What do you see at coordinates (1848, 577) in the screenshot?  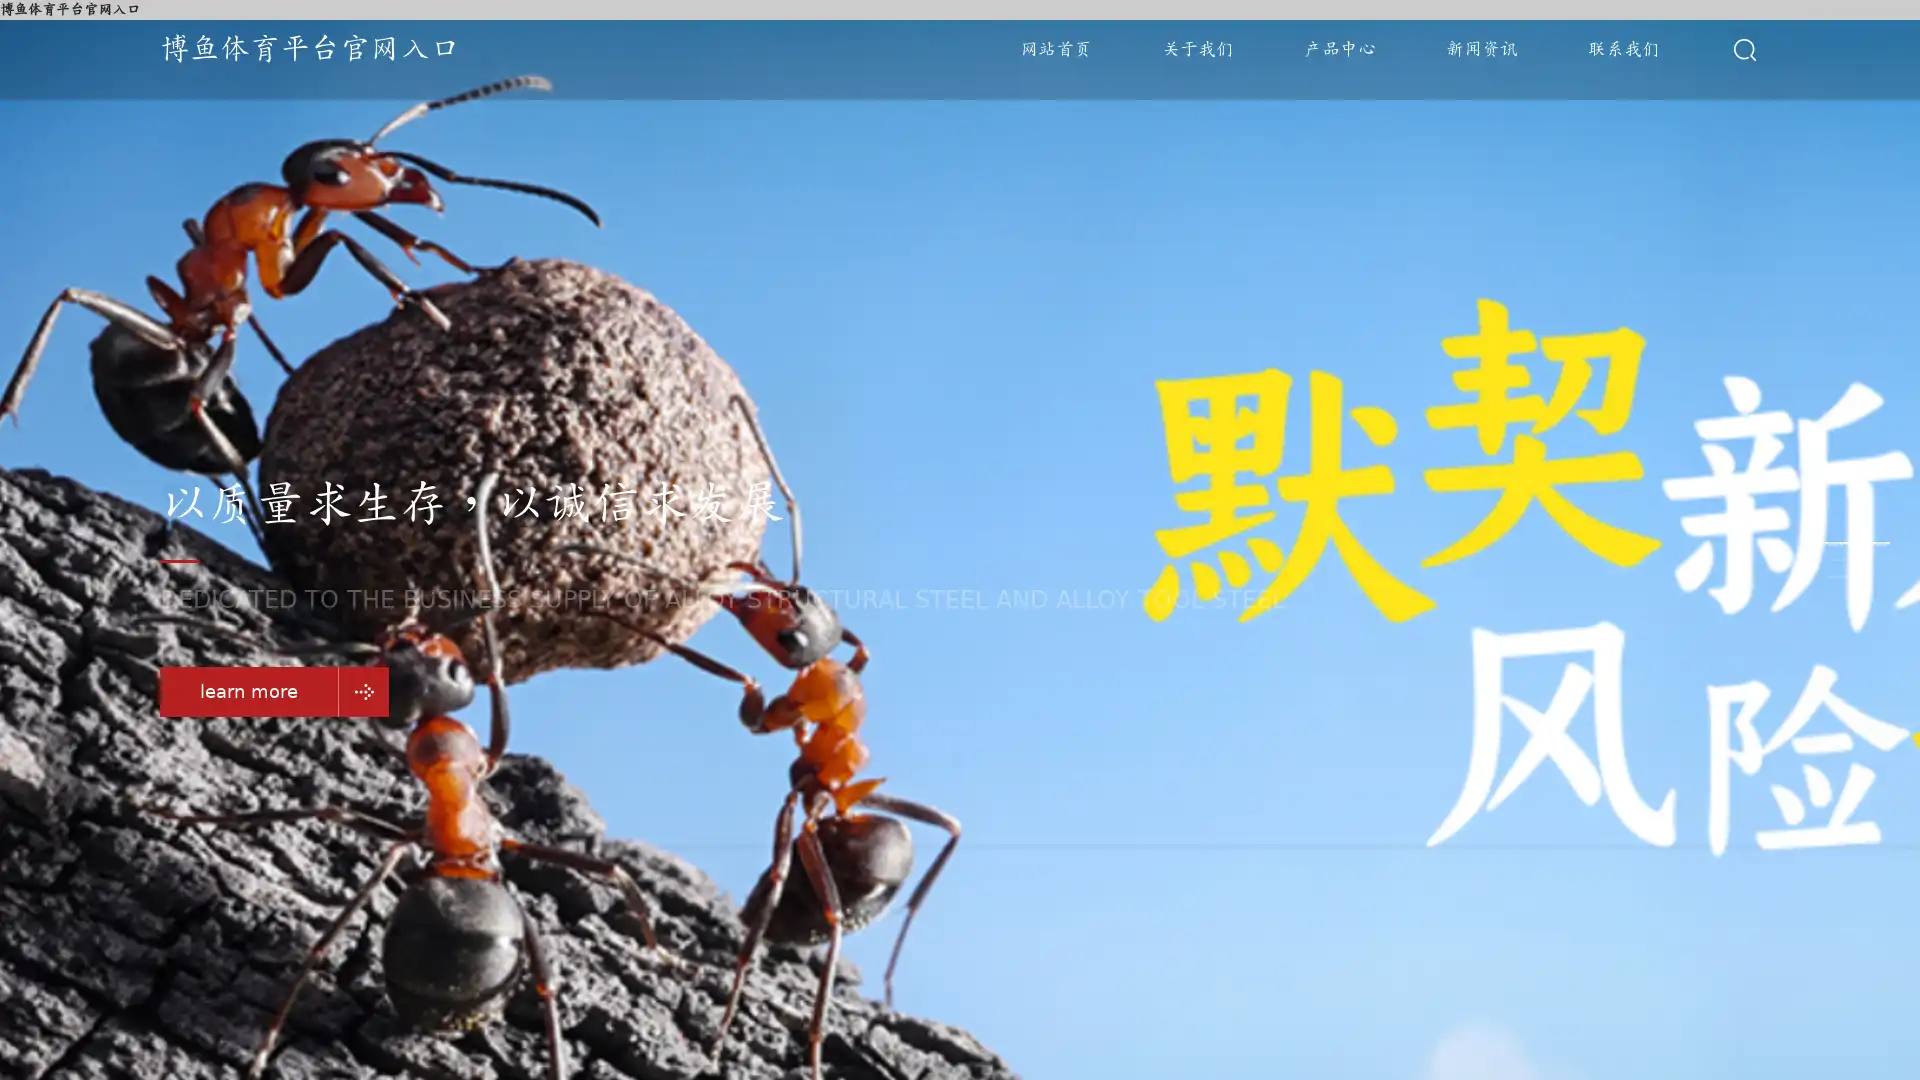 I see `Go to slide 3` at bounding box center [1848, 577].